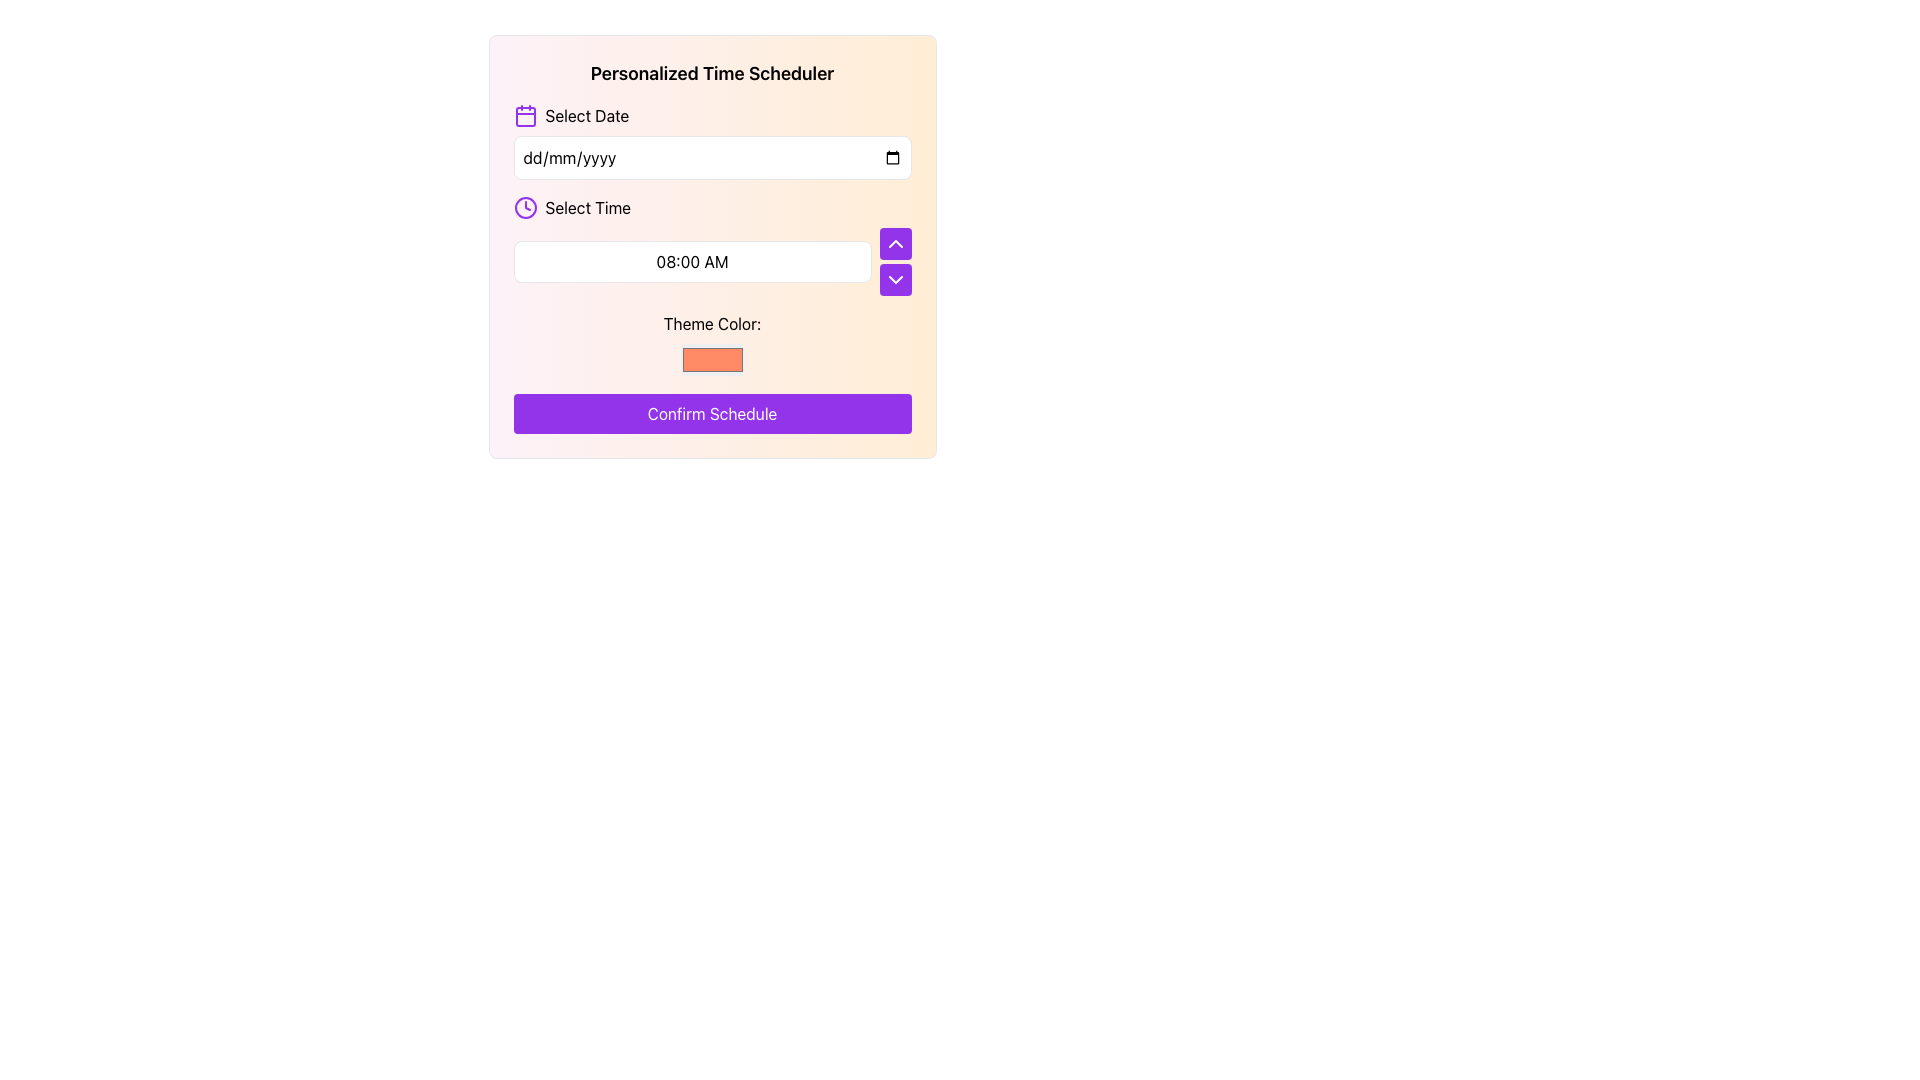  I want to click on the circular shape with a purple outline located at the center of the clock icon, which represents time selection, so click(525, 208).